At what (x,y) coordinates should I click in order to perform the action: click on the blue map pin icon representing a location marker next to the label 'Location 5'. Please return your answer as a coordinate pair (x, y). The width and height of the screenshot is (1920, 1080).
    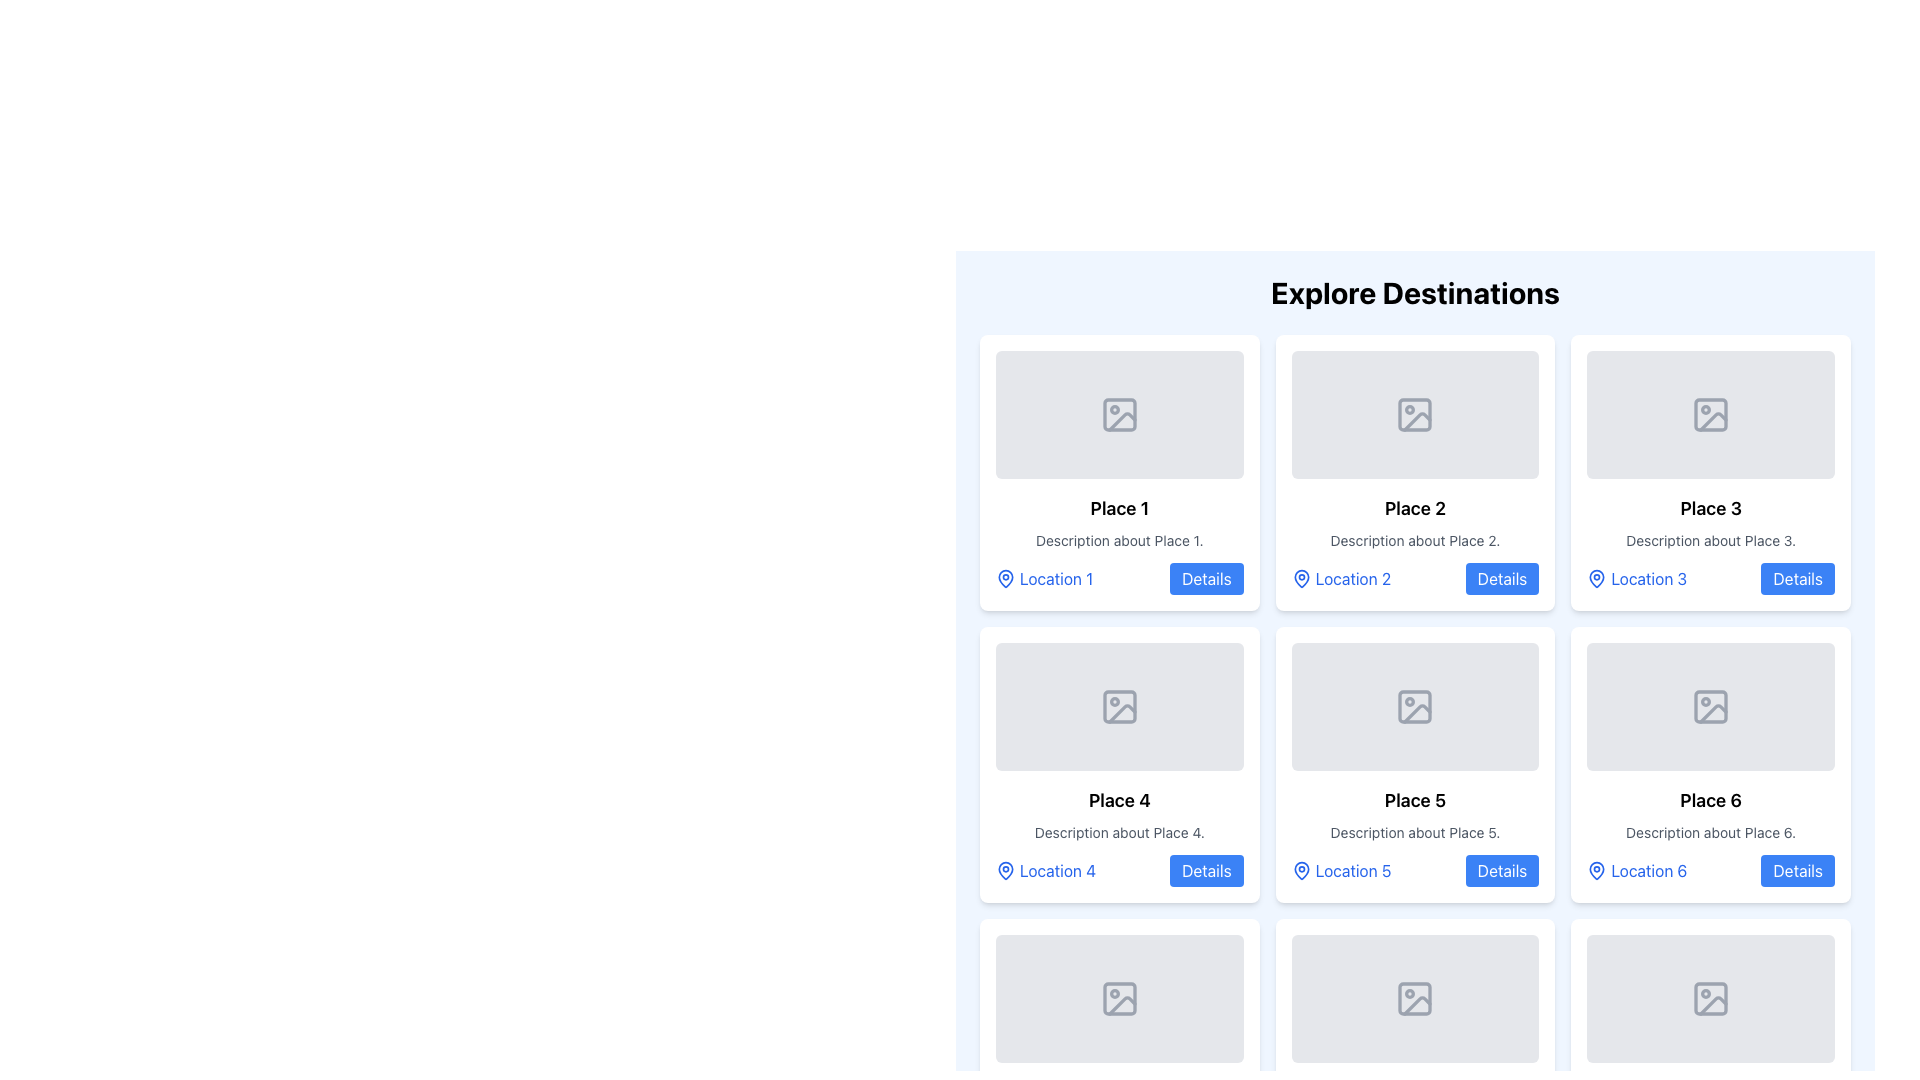
    Looking at the image, I should click on (1301, 870).